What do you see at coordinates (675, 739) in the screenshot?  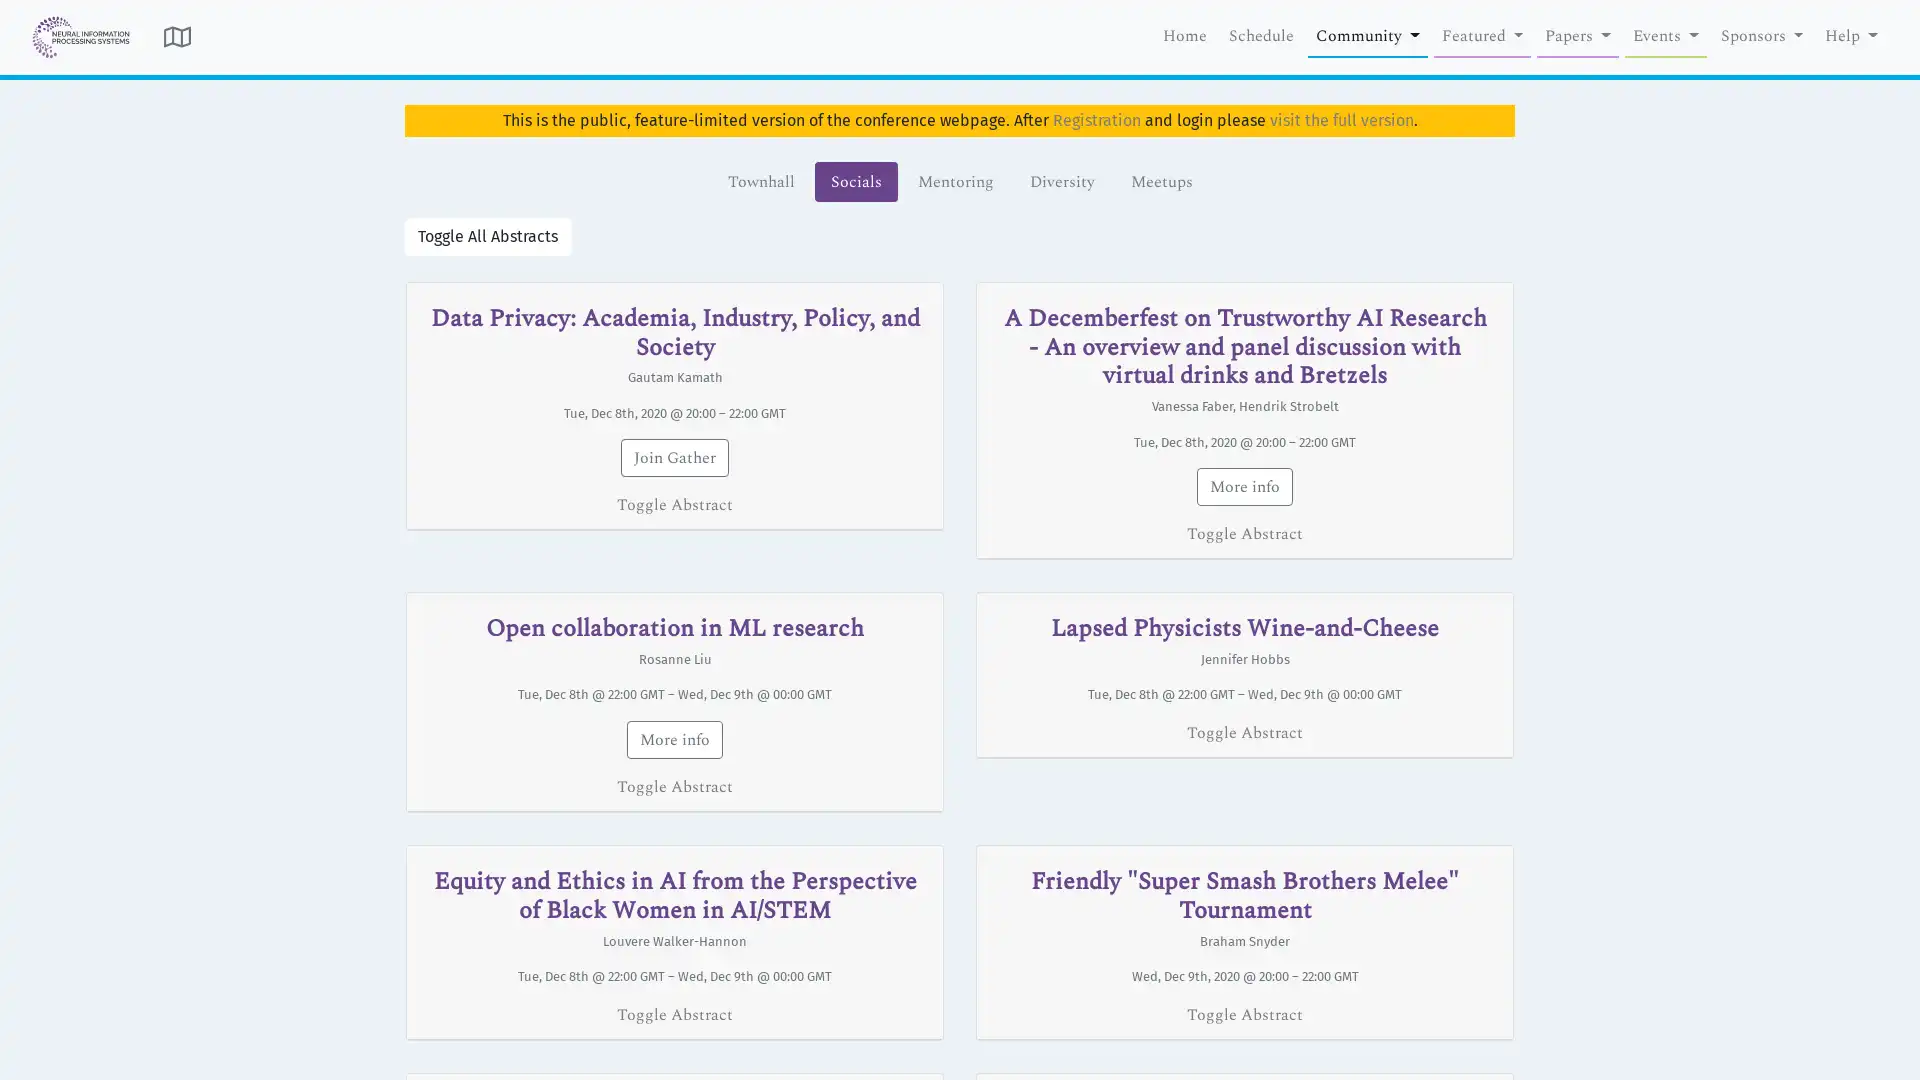 I see `More info` at bounding box center [675, 739].